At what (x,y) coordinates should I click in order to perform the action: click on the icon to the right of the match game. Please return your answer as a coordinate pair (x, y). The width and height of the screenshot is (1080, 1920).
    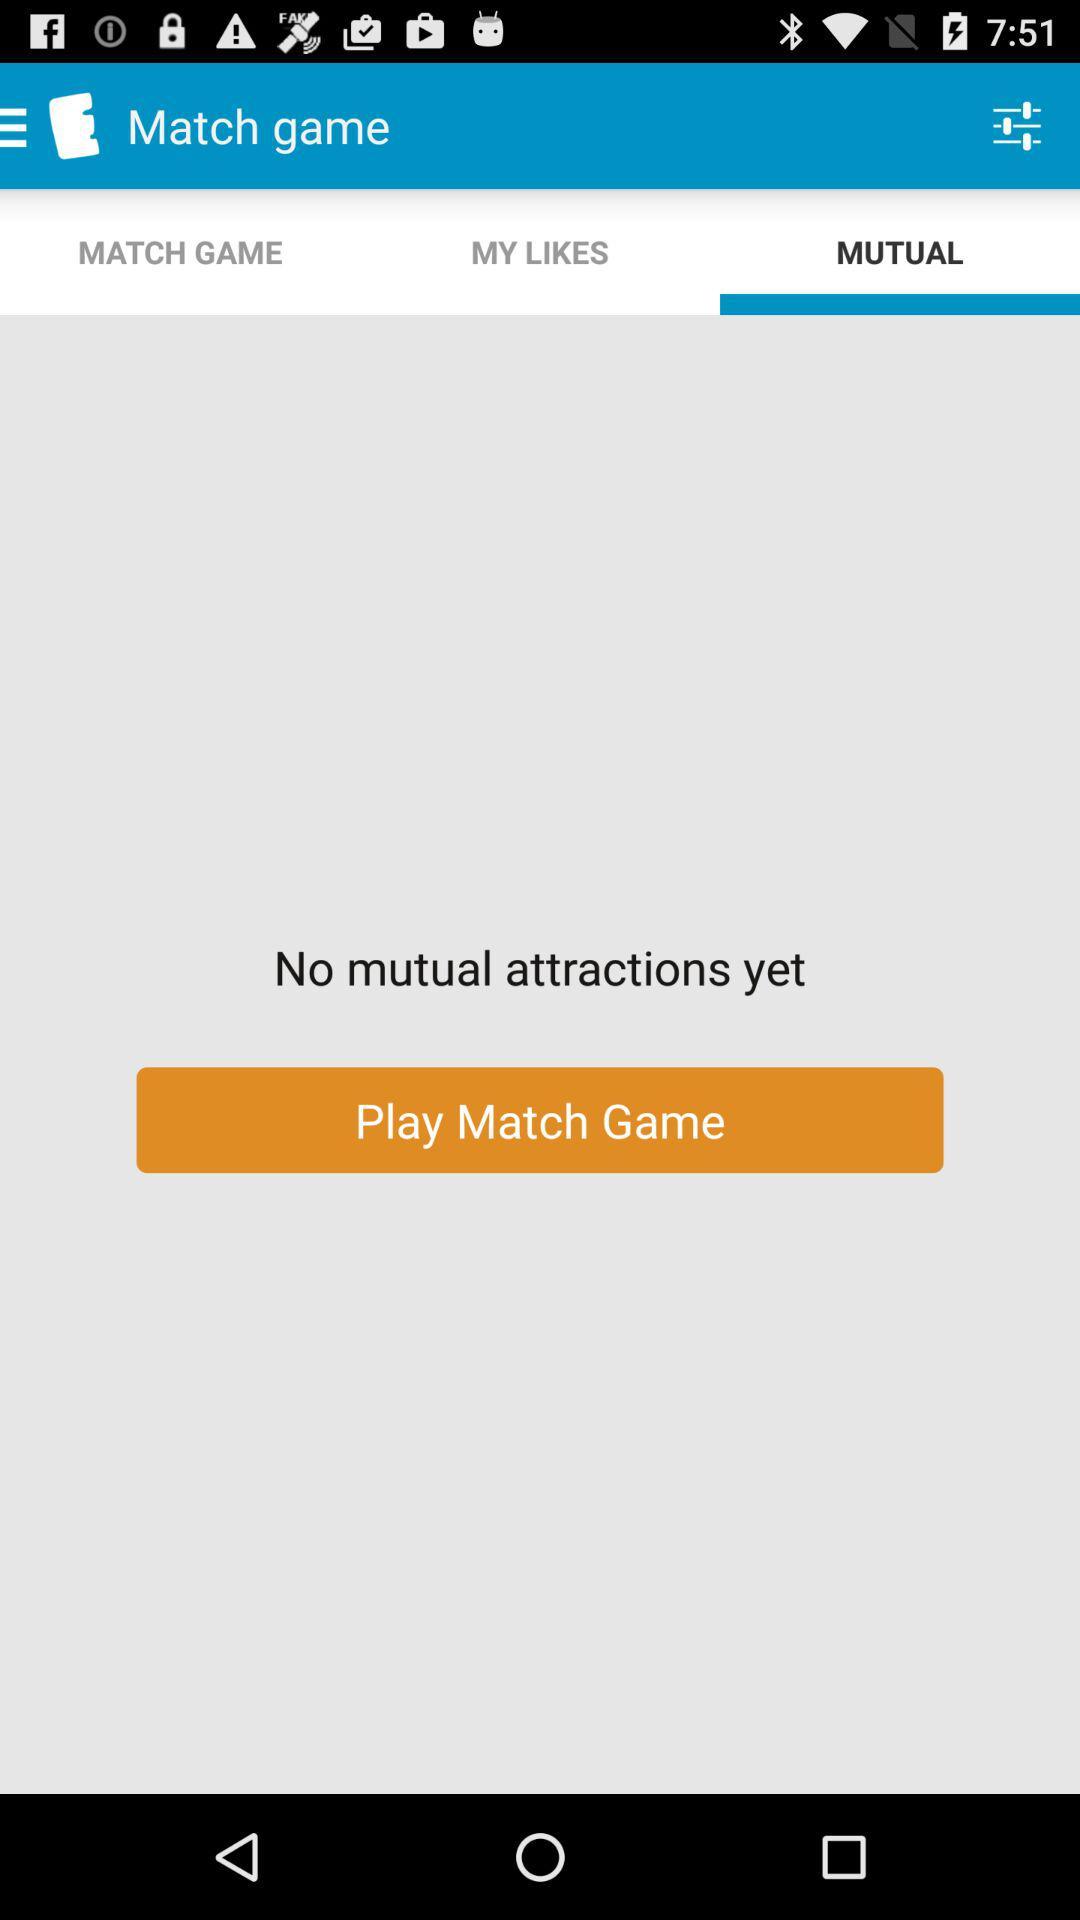
    Looking at the image, I should click on (540, 251).